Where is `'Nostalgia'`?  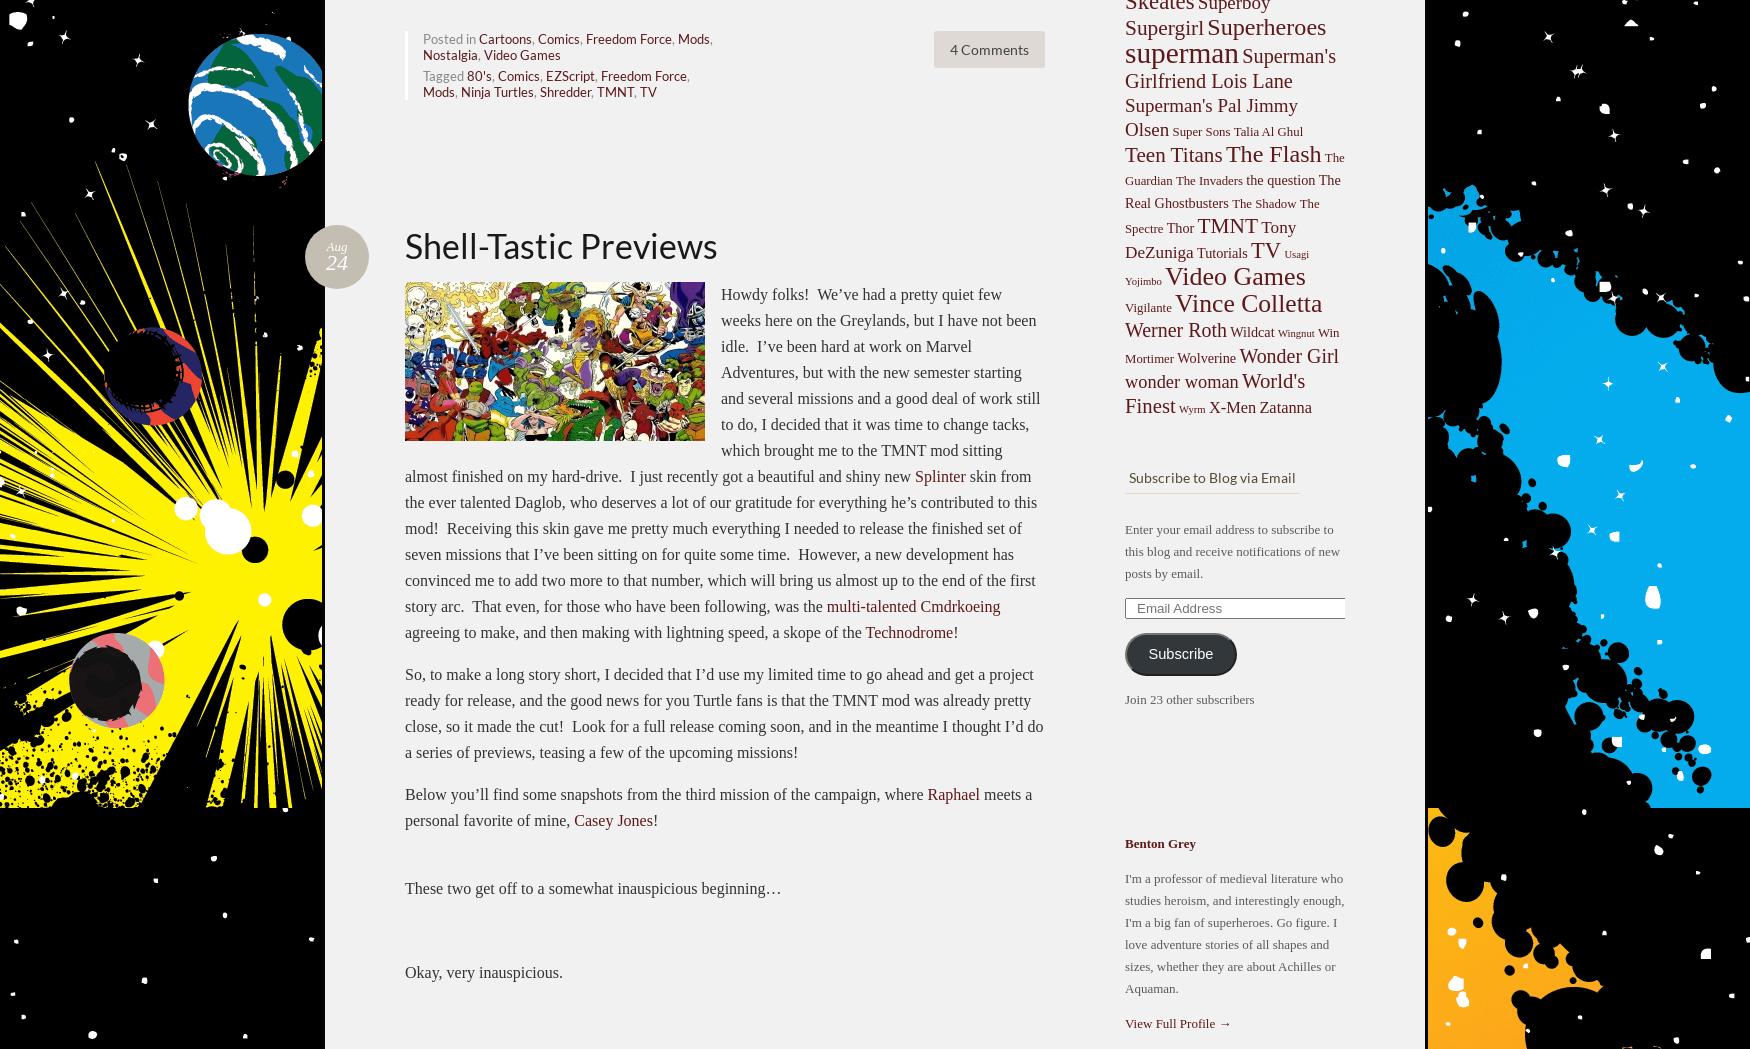 'Nostalgia' is located at coordinates (450, 54).